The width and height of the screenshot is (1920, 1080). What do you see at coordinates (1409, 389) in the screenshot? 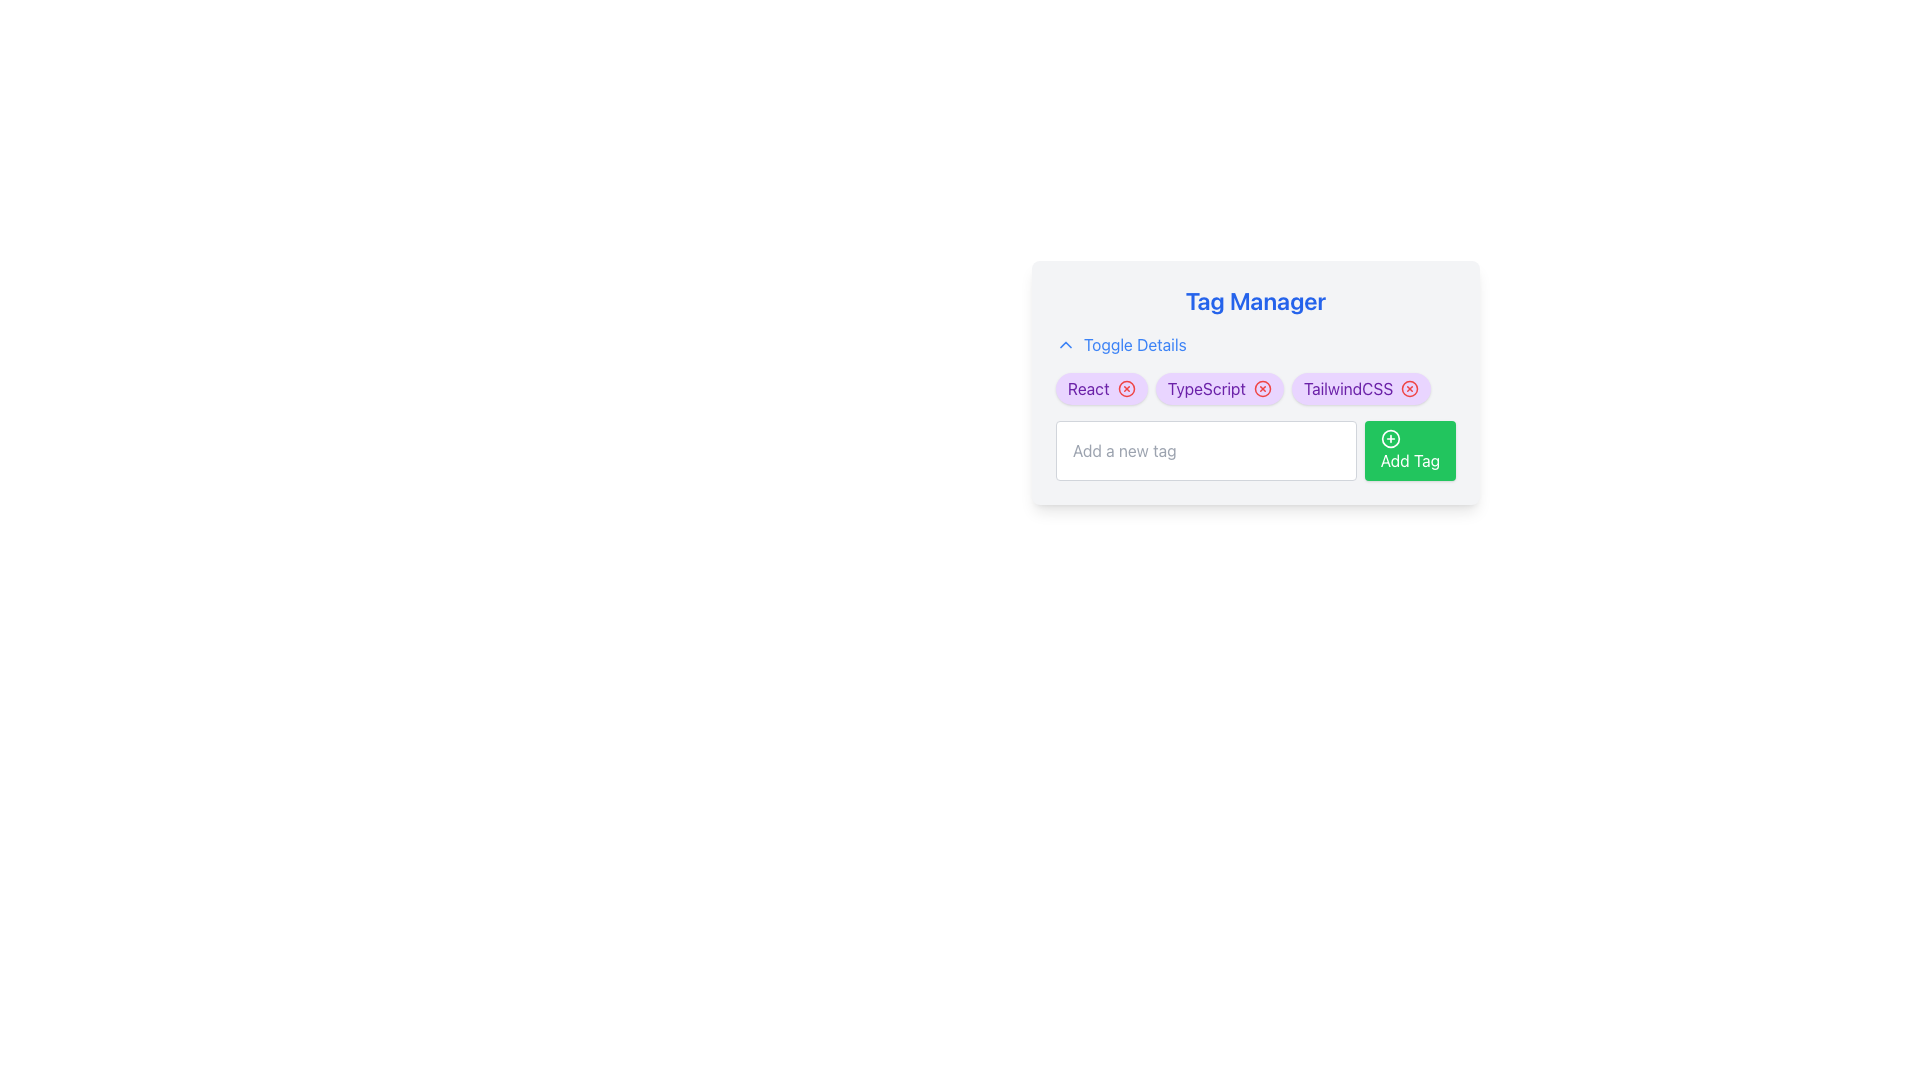
I see `the circular graphic with a red tint in the top right corner of the 'TailwindCSS' tag within the 'Tag Manager' interface` at bounding box center [1409, 389].